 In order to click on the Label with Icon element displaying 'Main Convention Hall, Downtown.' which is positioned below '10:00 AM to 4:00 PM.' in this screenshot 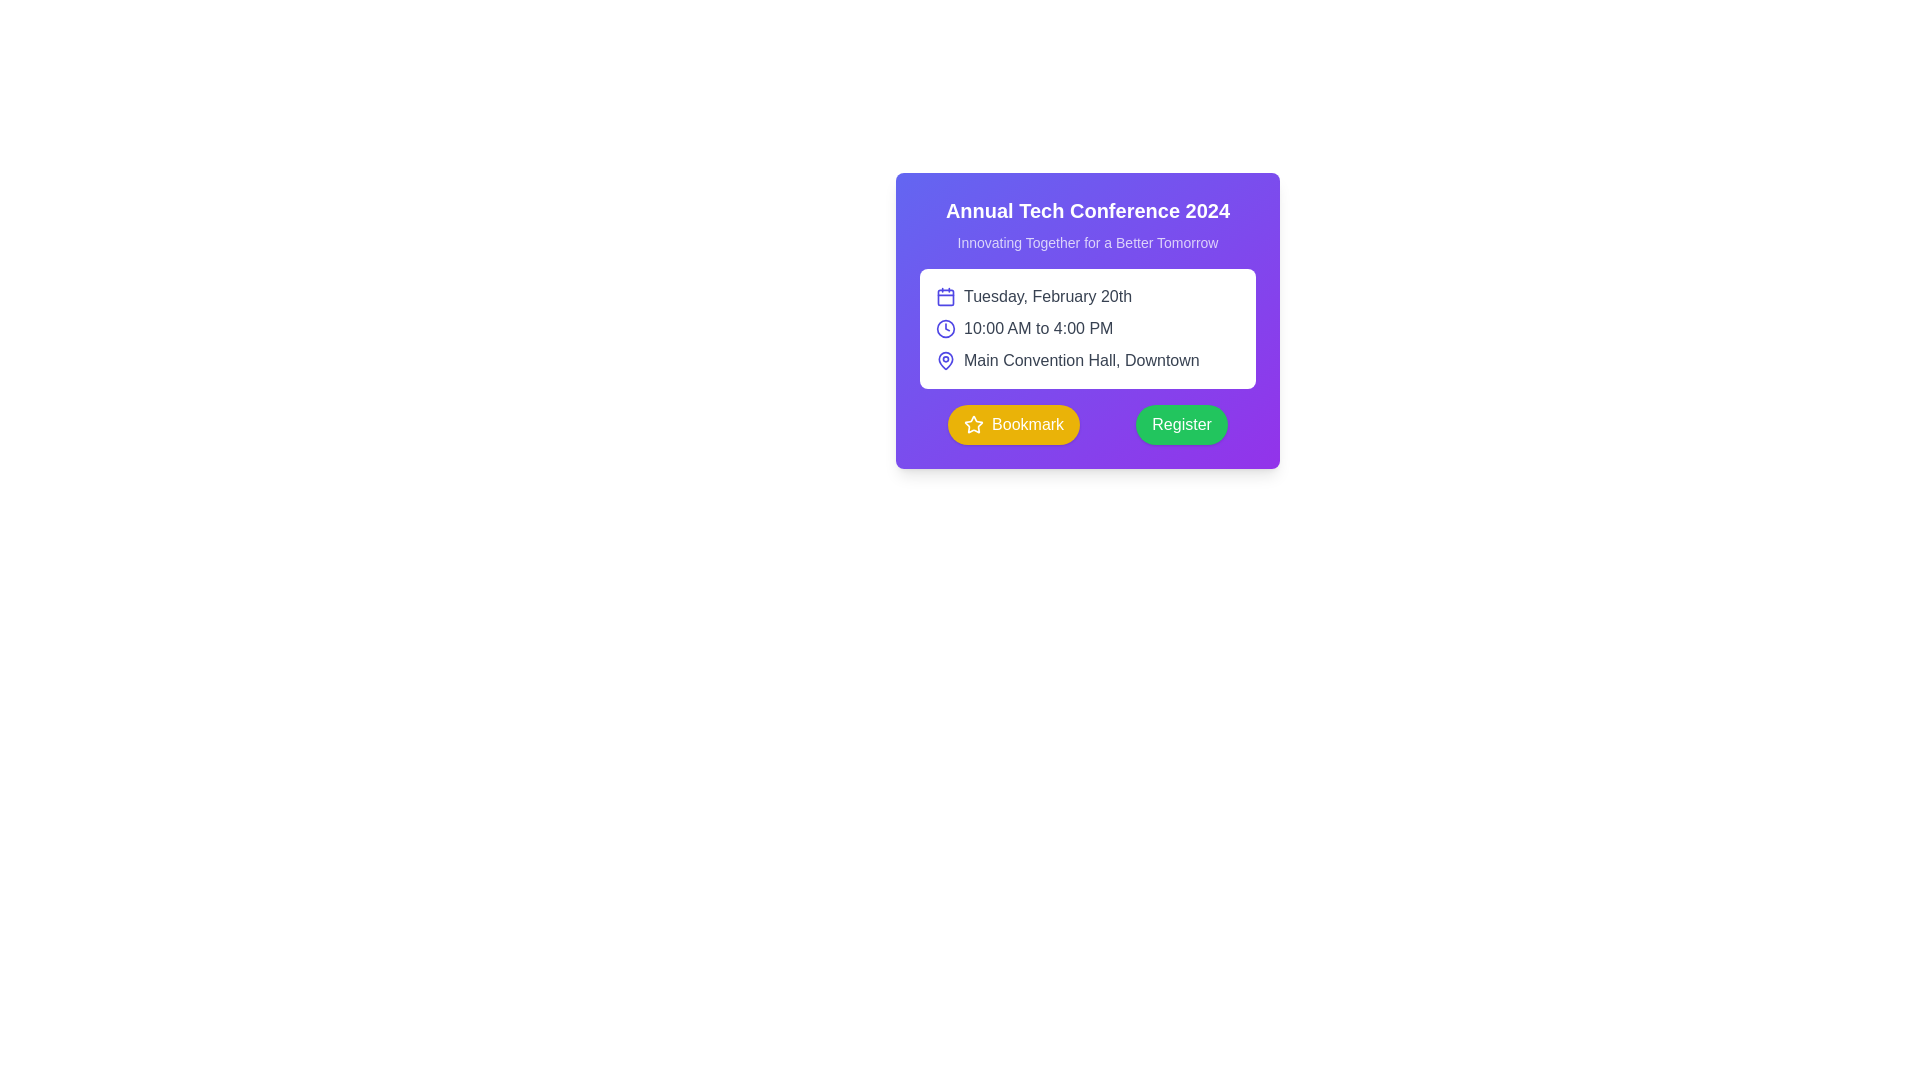, I will do `click(1087, 361)`.